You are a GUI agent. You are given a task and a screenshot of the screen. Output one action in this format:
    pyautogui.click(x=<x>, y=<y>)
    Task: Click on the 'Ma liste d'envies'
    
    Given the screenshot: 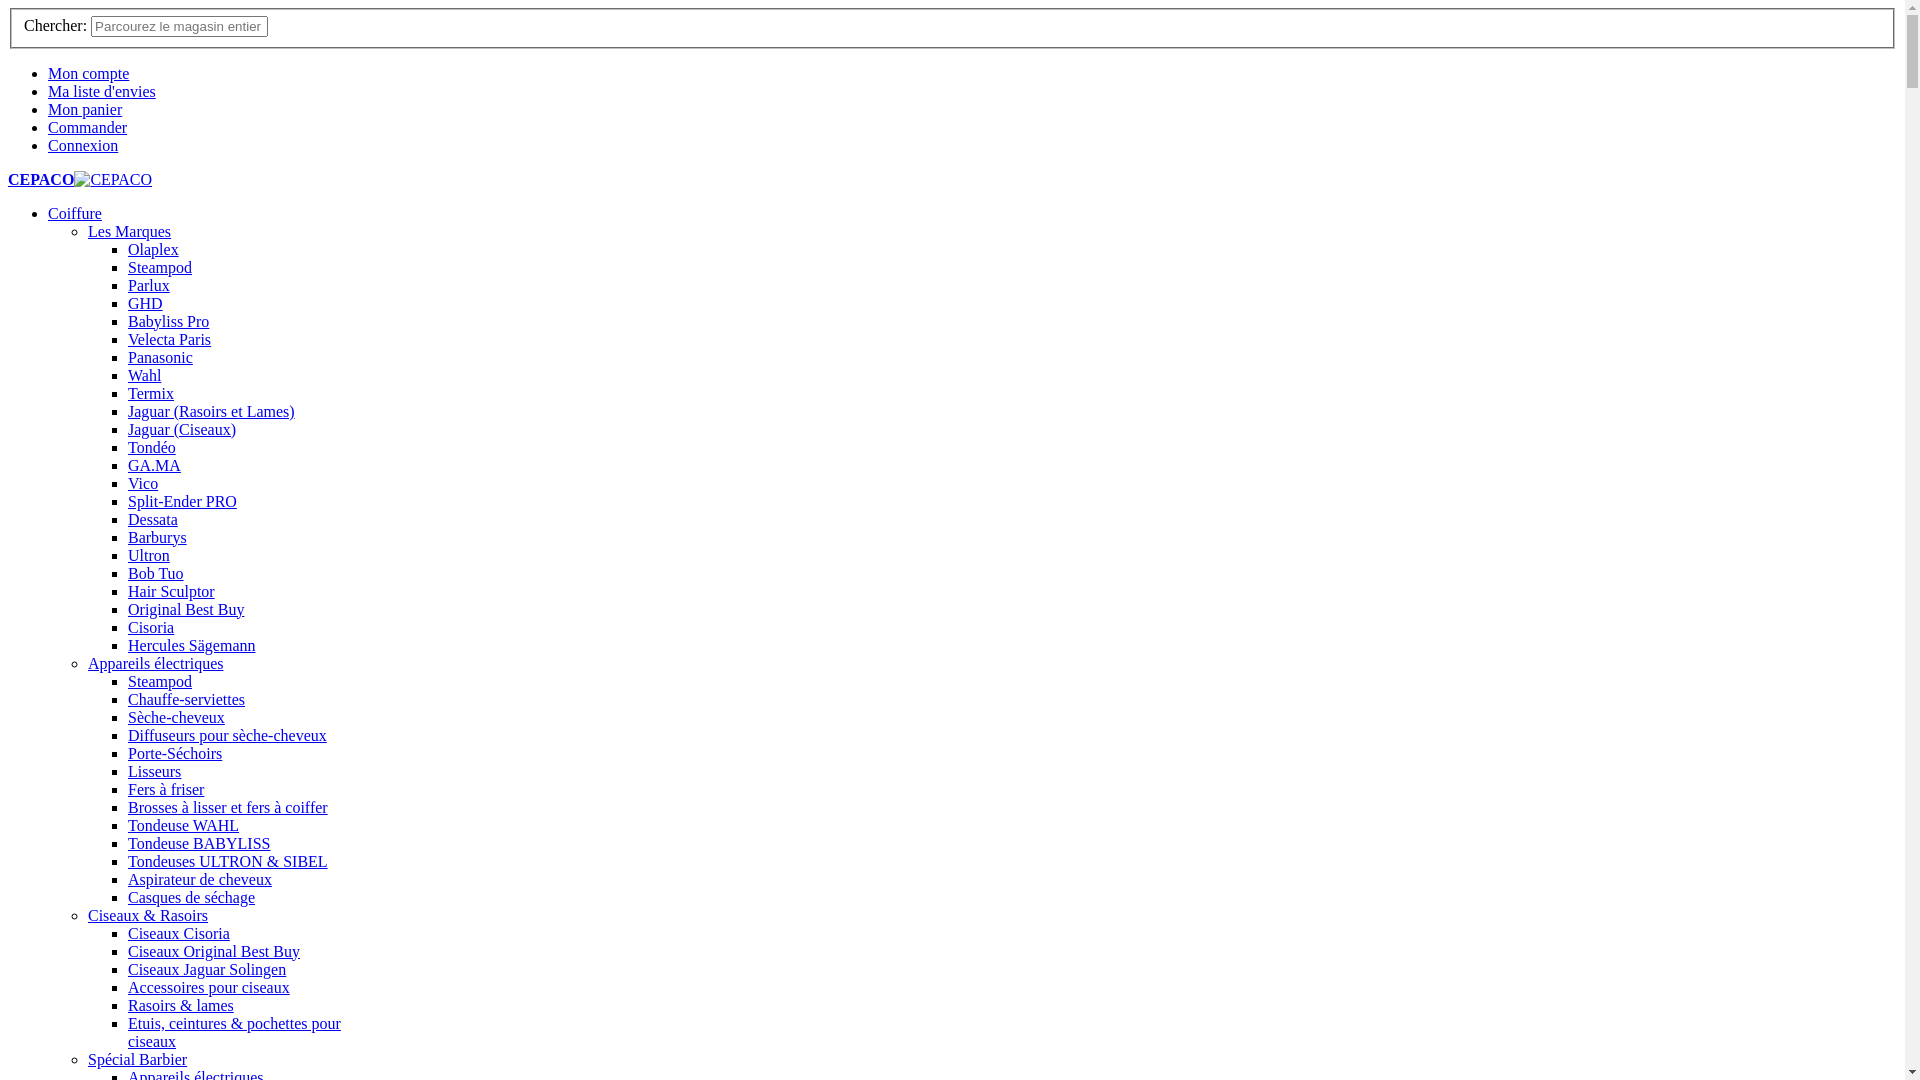 What is the action you would take?
    pyautogui.click(x=48, y=91)
    